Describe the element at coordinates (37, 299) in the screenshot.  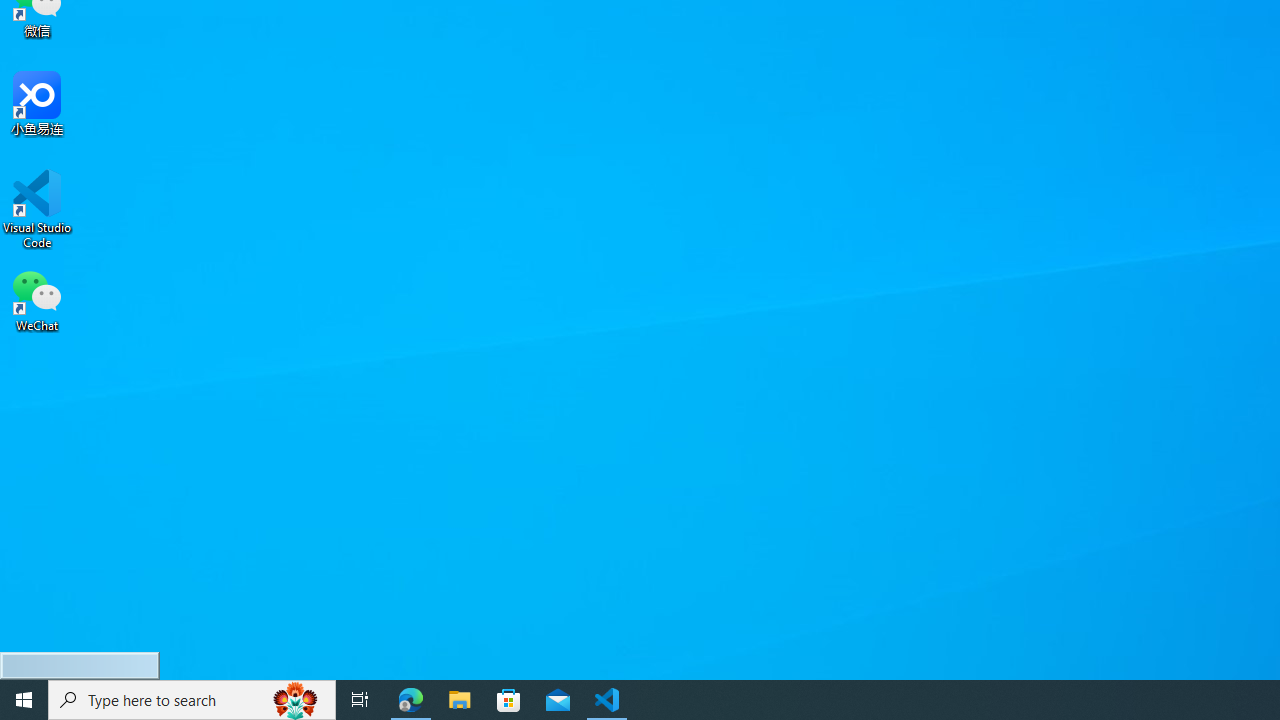
I see `'WeChat'` at that location.